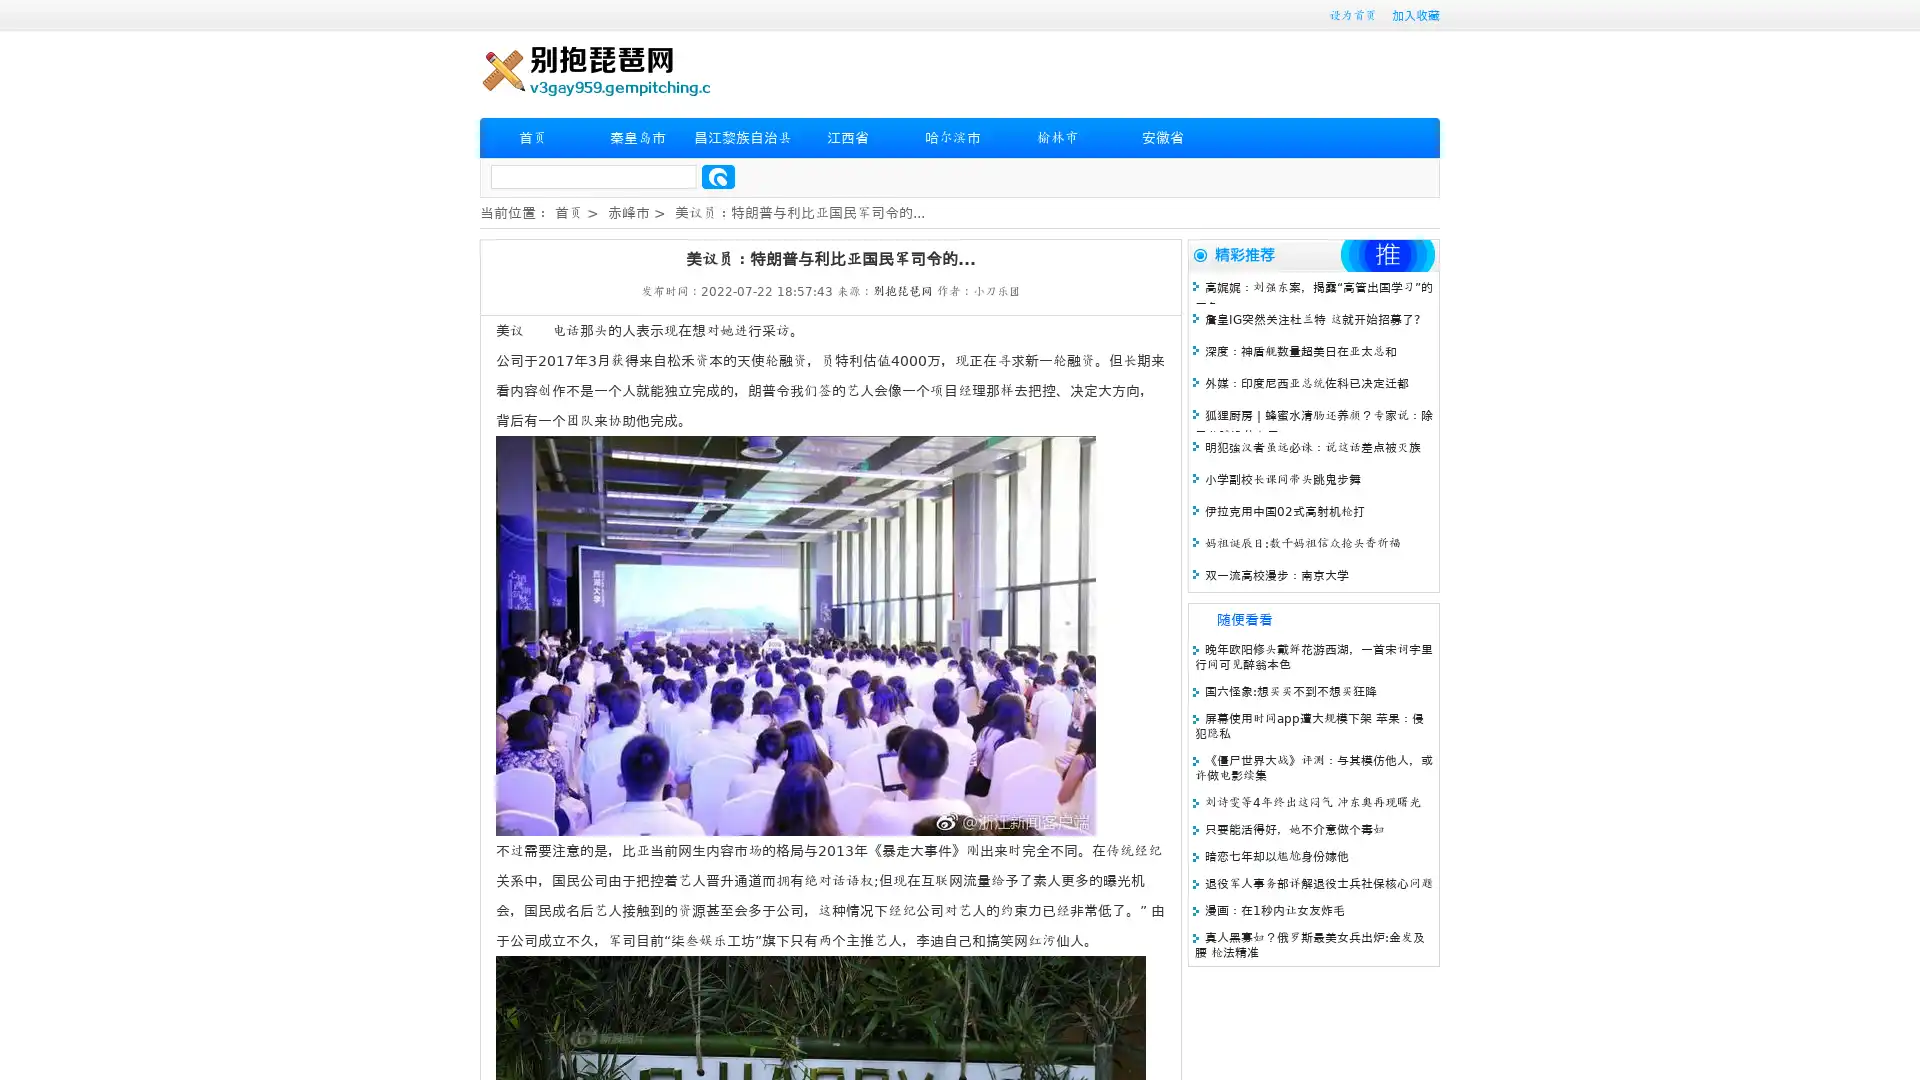 The height and width of the screenshot is (1080, 1920). I want to click on Search, so click(718, 176).